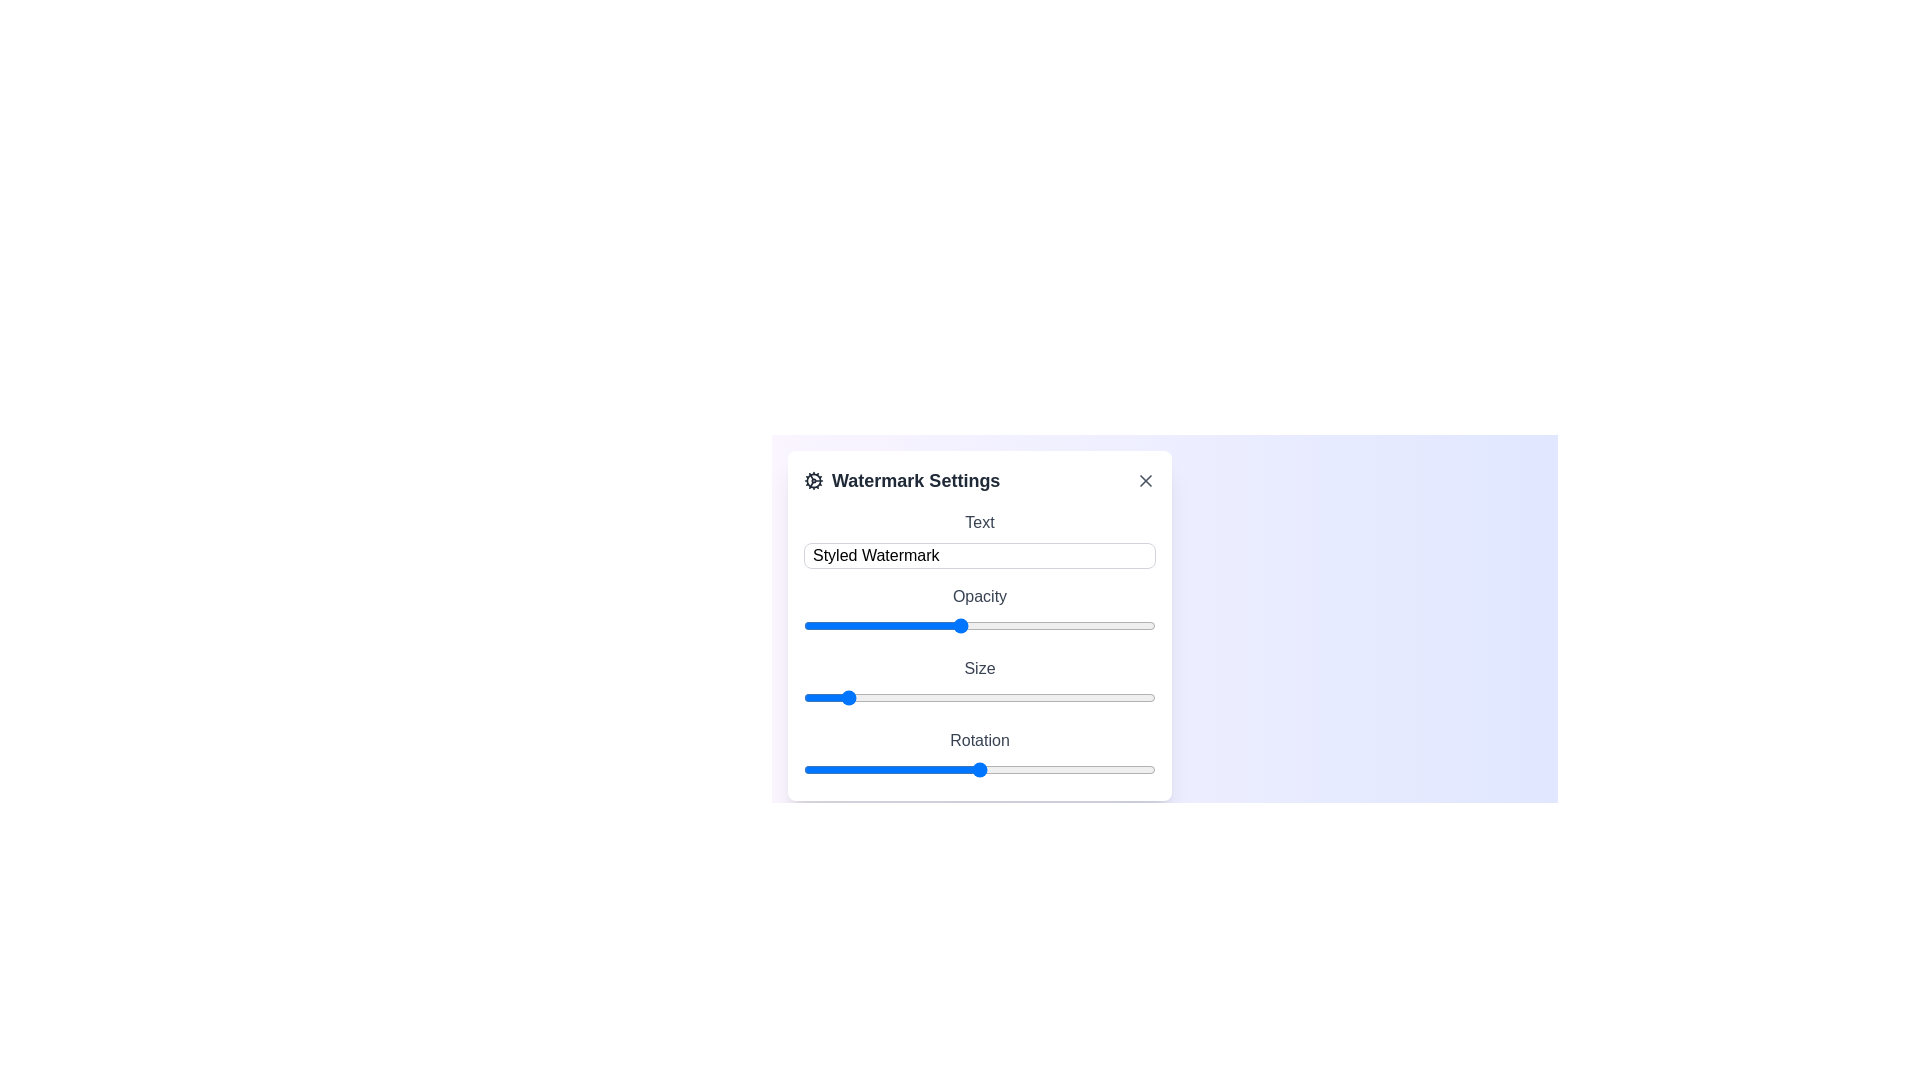 The width and height of the screenshot is (1920, 1080). What do you see at coordinates (1015, 769) in the screenshot?
I see `rotation` at bounding box center [1015, 769].